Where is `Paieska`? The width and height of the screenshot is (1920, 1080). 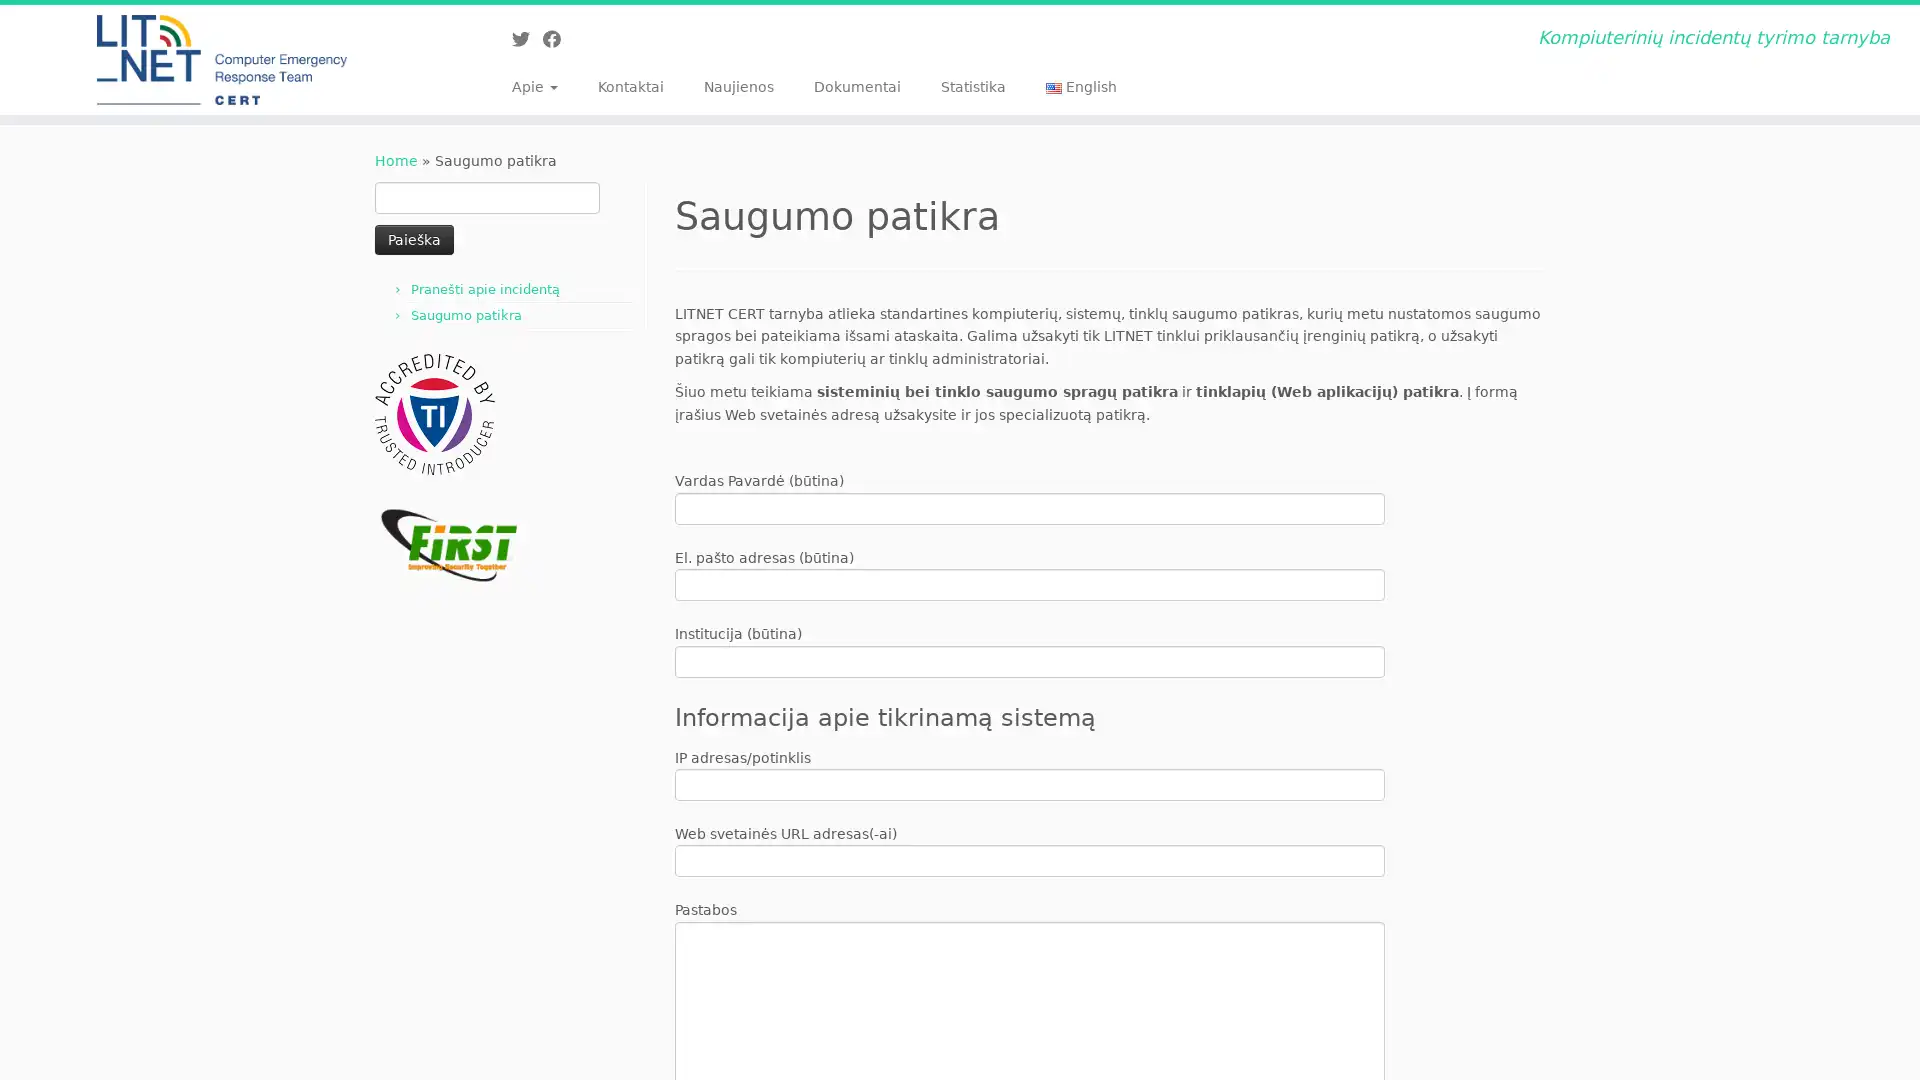
Paieska is located at coordinates (413, 238).